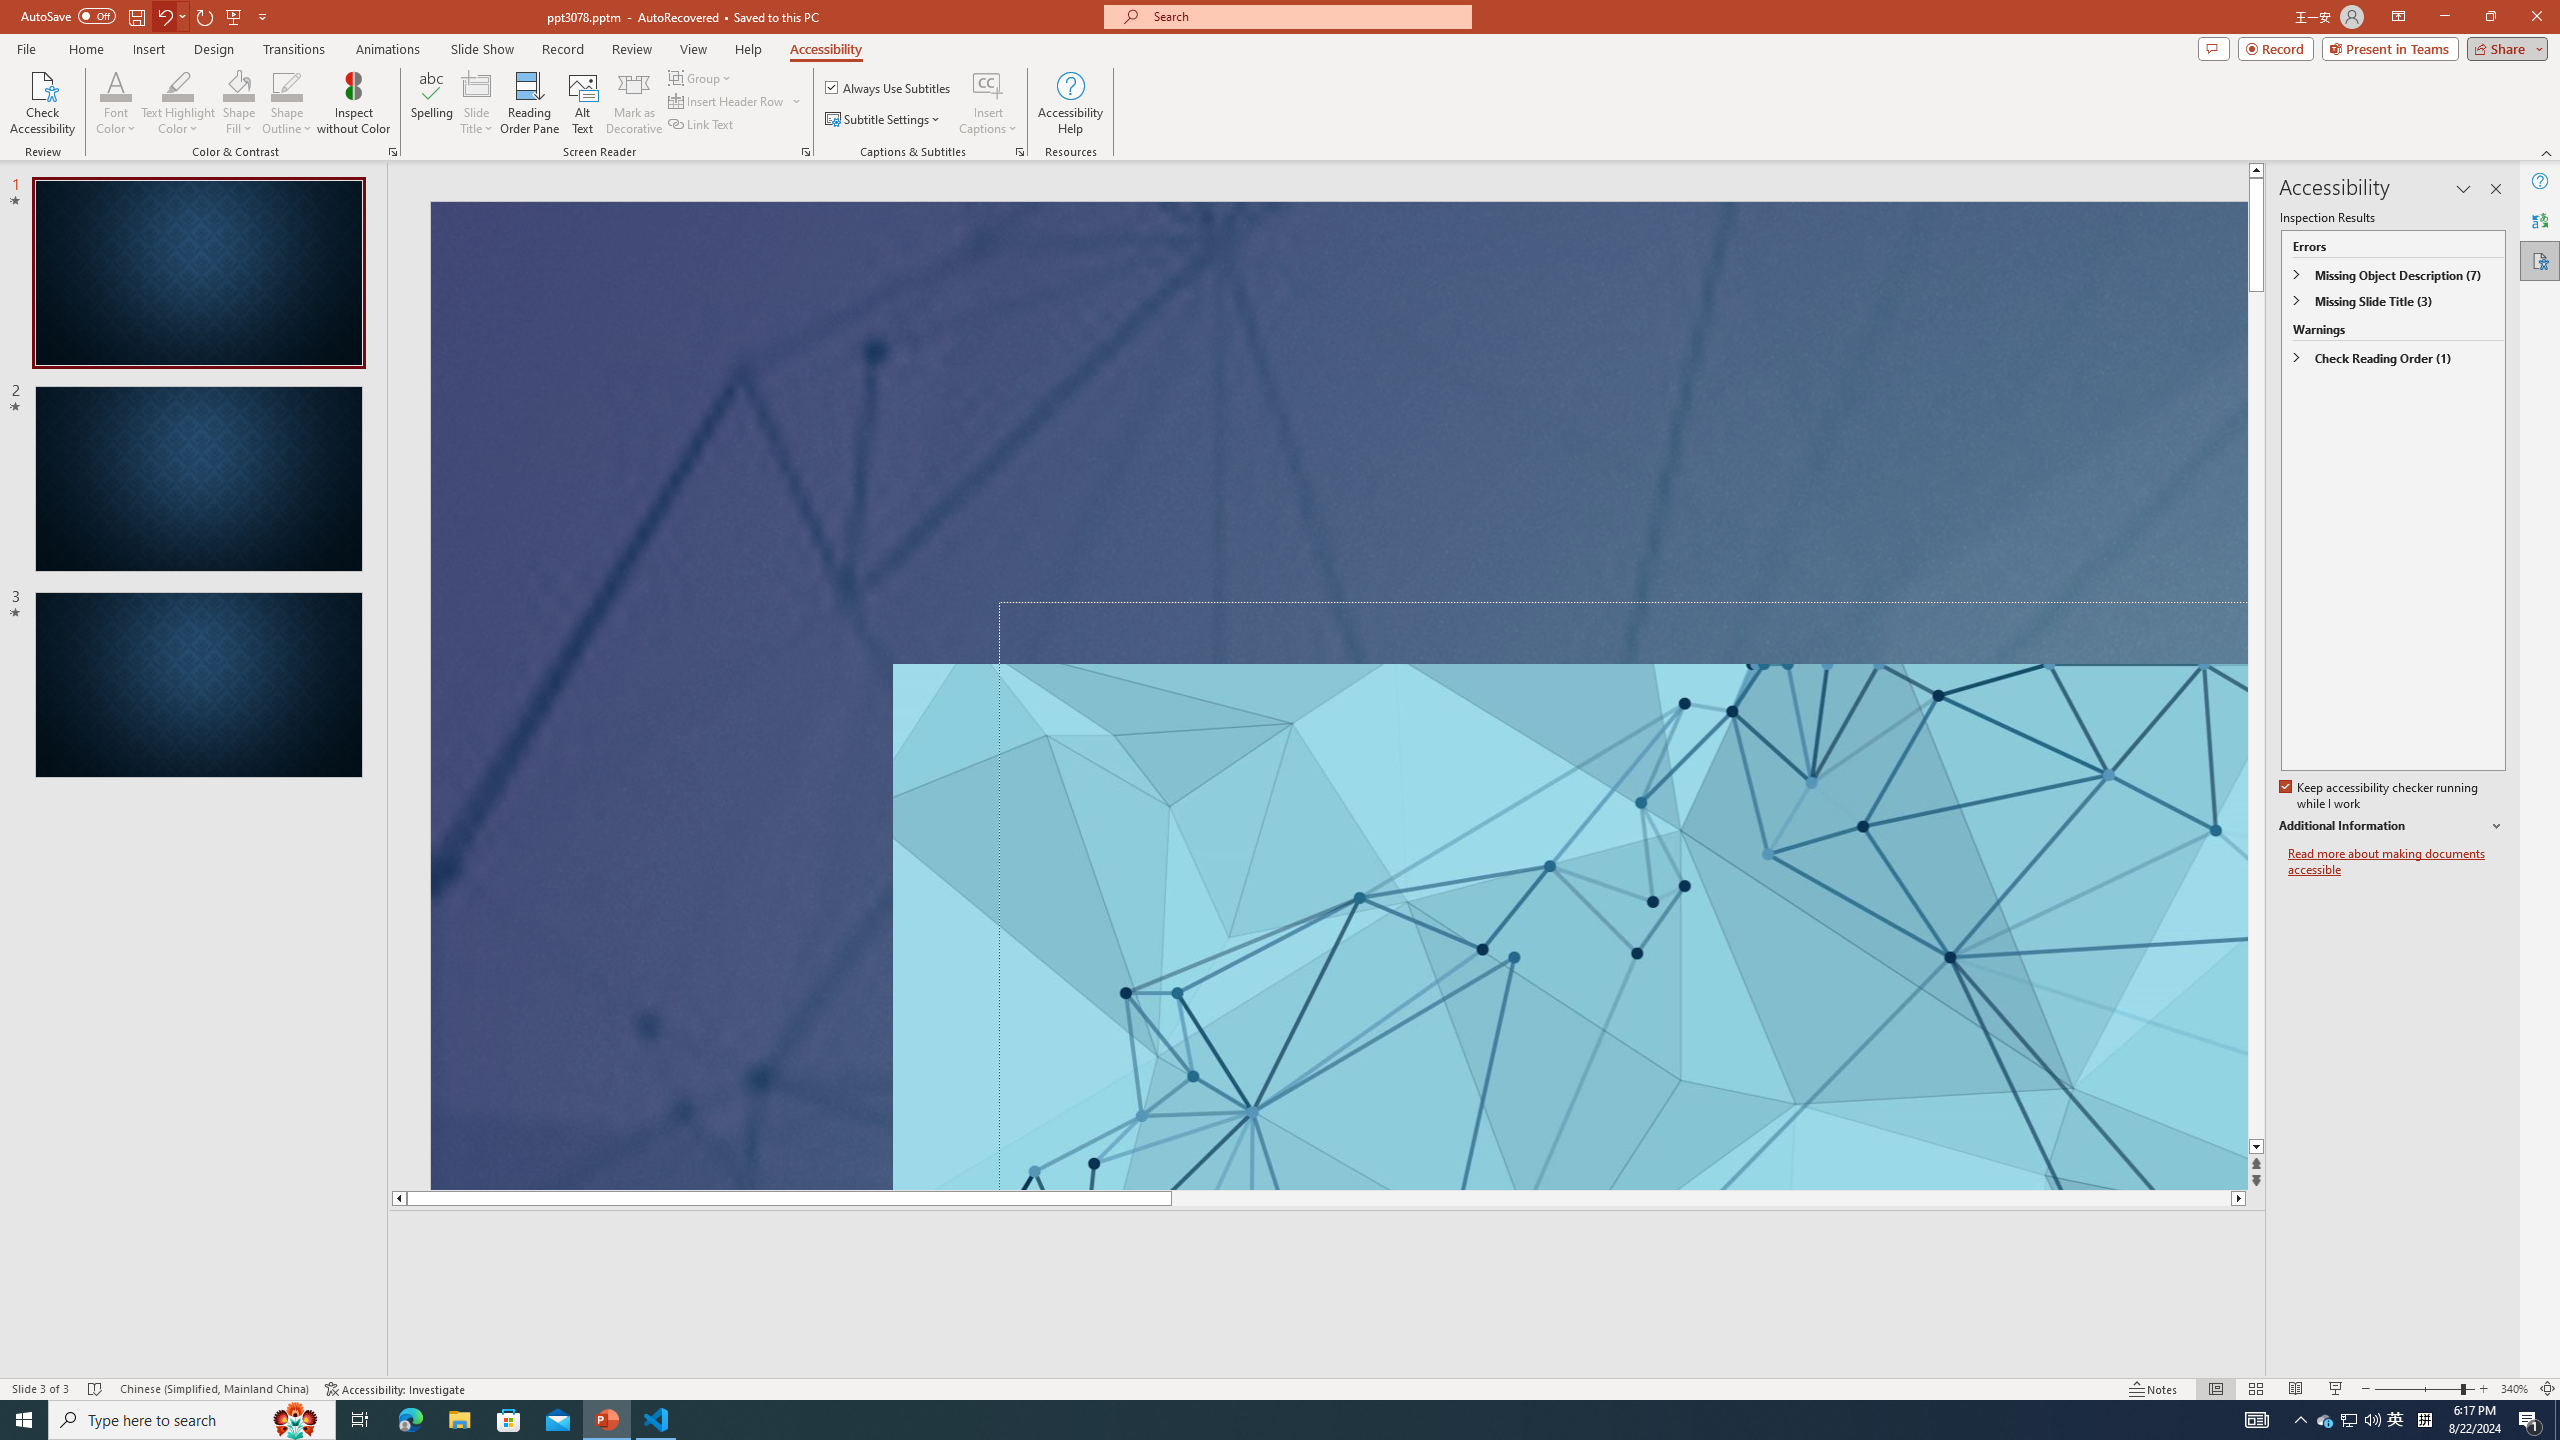 The height and width of the screenshot is (1440, 2560). What do you see at coordinates (2396, 861) in the screenshot?
I see `'Read more about making documents accessible'` at bounding box center [2396, 861].